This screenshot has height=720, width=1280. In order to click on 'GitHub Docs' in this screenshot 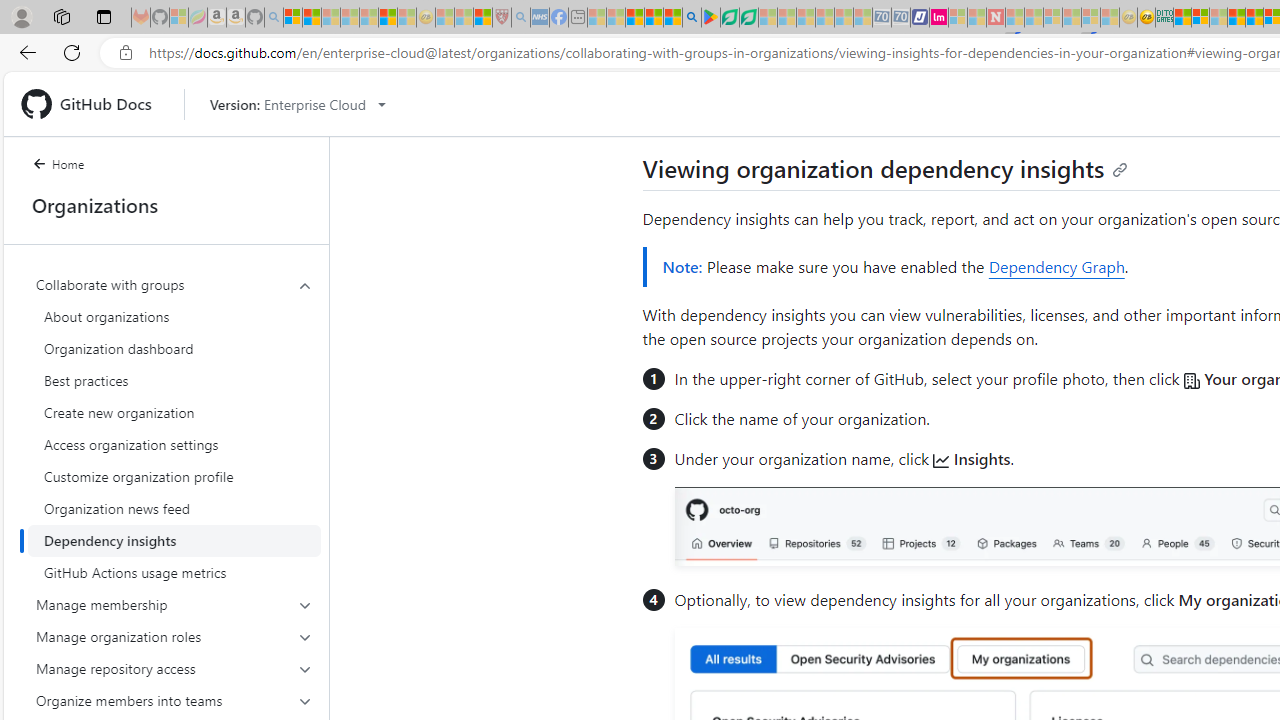, I will do `click(93, 104)`.